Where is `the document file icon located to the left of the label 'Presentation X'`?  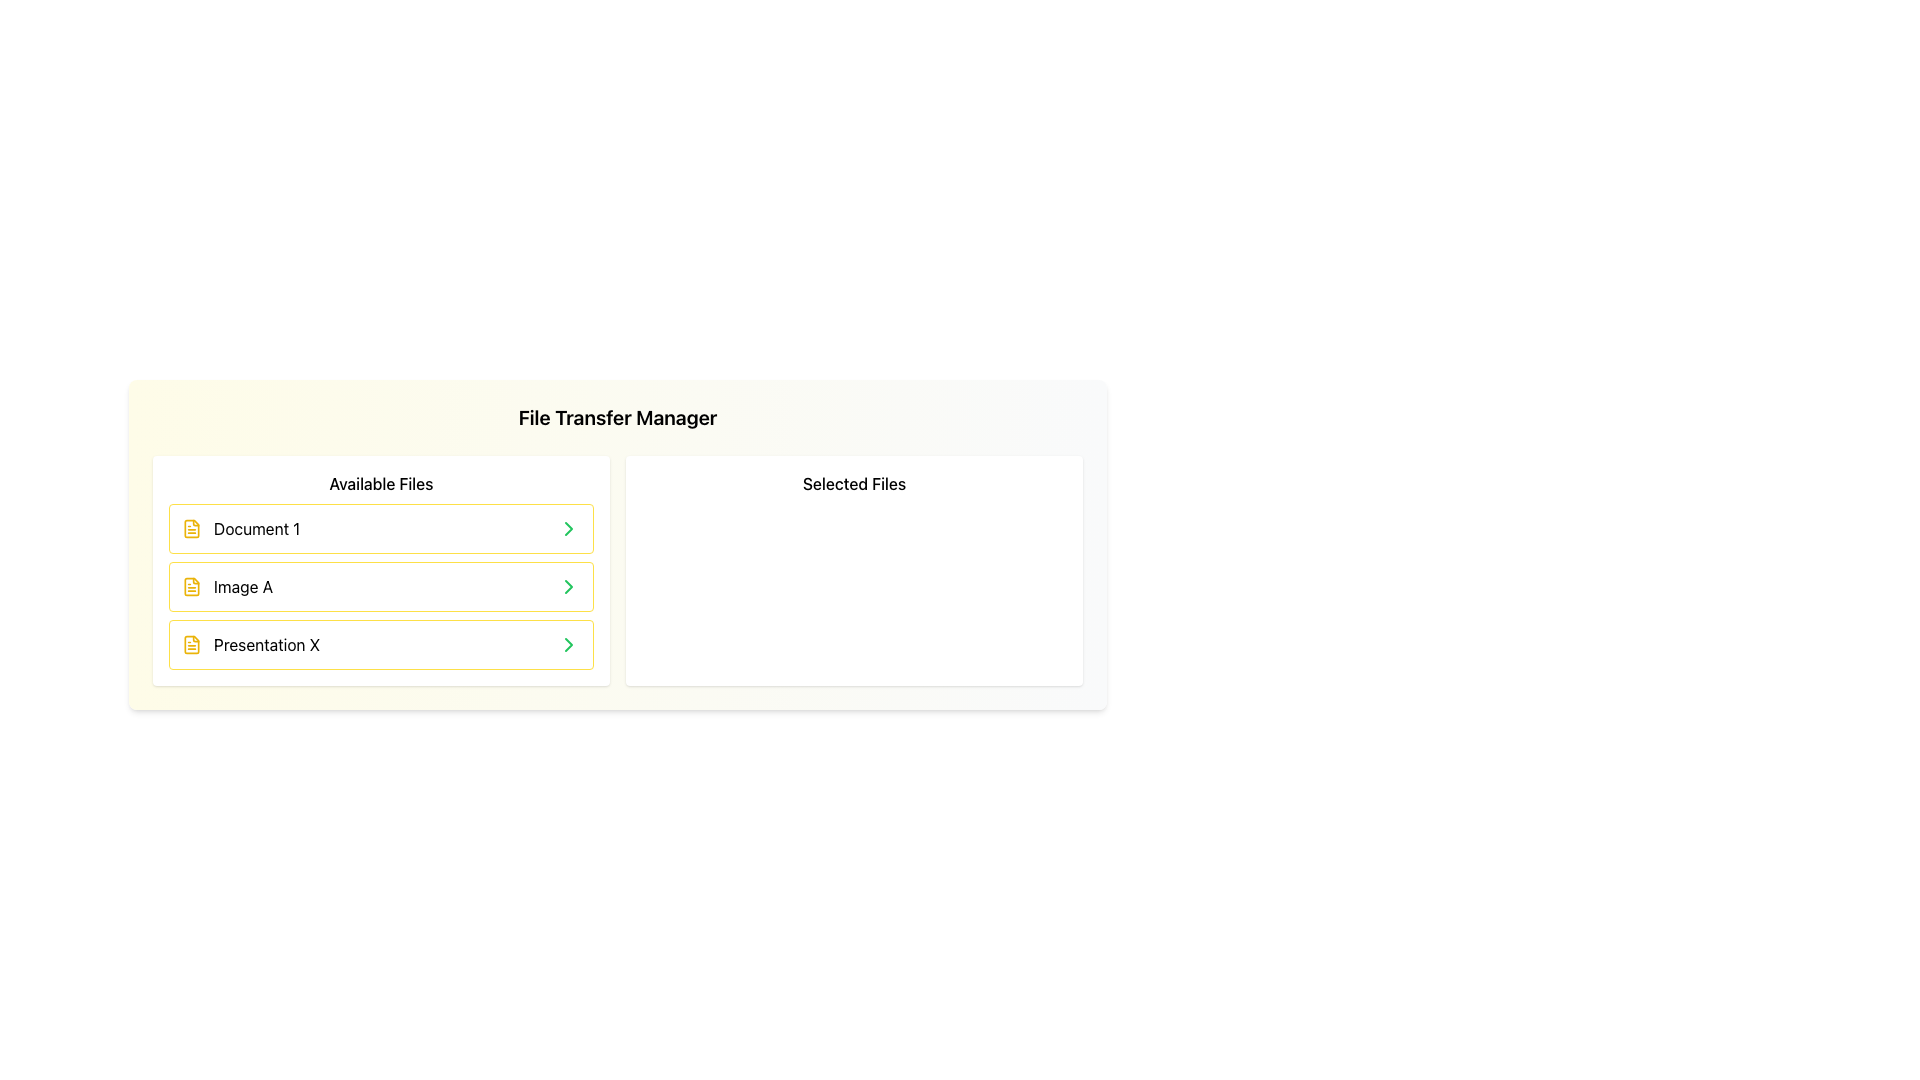
the document file icon located to the left of the label 'Presentation X' is located at coordinates (192, 644).